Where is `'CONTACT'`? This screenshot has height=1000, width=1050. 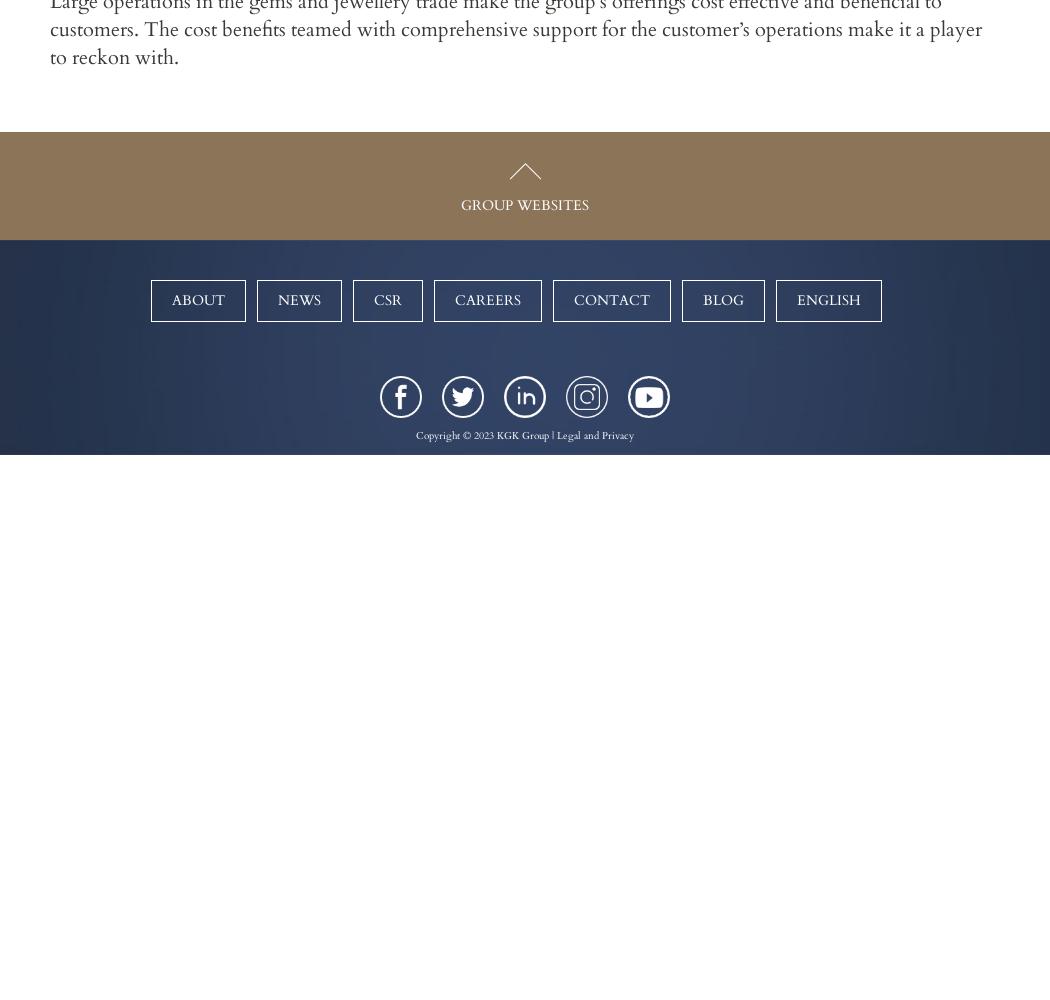
'CONTACT' is located at coordinates (612, 299).